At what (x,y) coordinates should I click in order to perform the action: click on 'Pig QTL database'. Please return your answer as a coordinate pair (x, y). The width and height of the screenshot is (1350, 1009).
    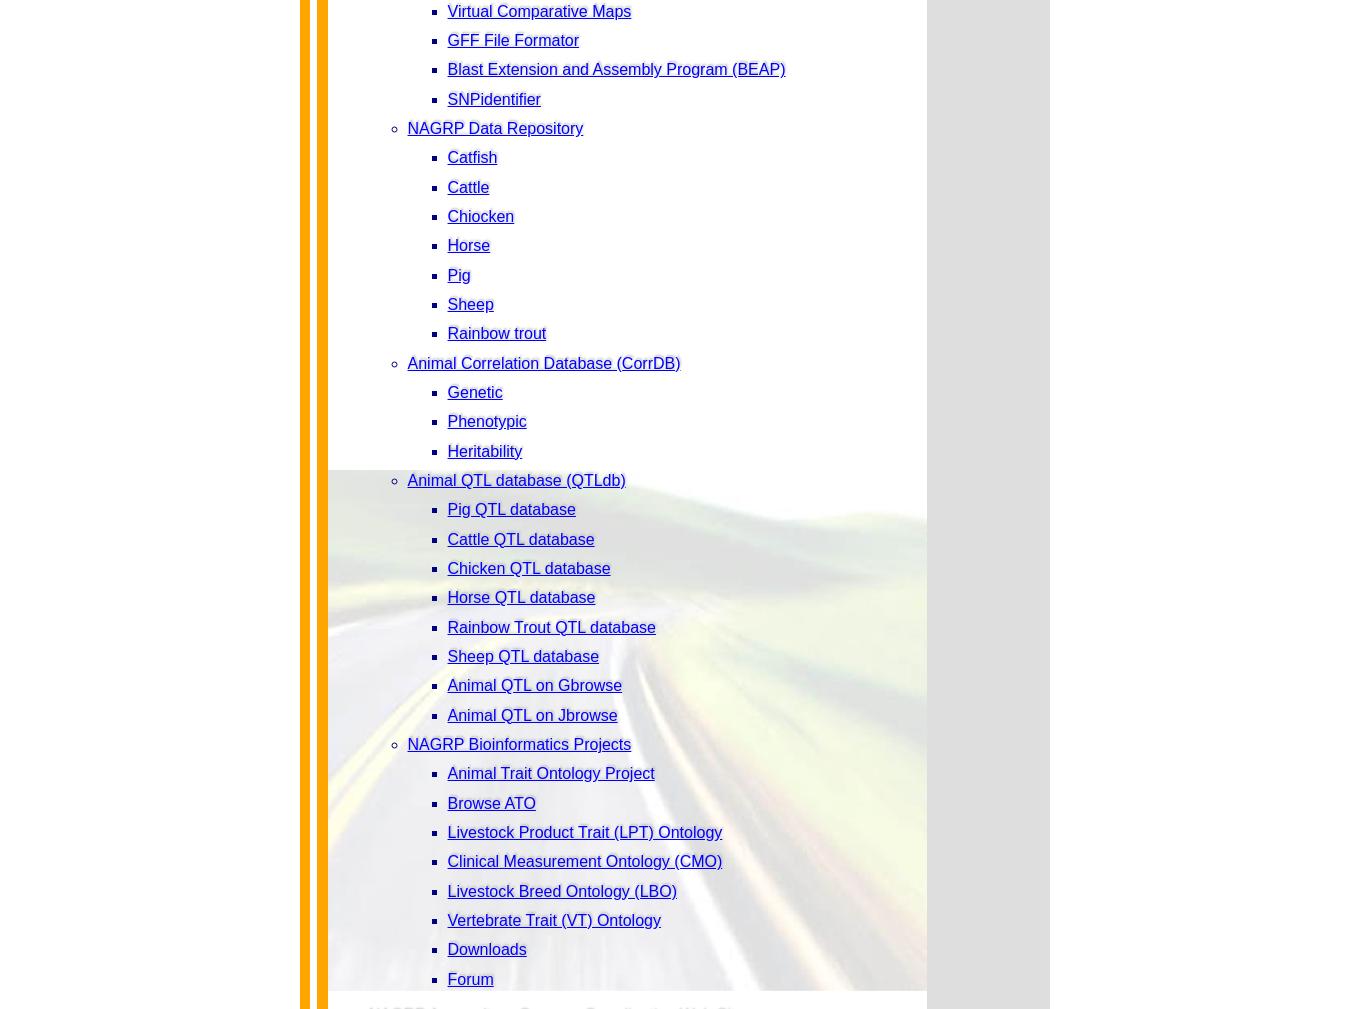
    Looking at the image, I should click on (509, 509).